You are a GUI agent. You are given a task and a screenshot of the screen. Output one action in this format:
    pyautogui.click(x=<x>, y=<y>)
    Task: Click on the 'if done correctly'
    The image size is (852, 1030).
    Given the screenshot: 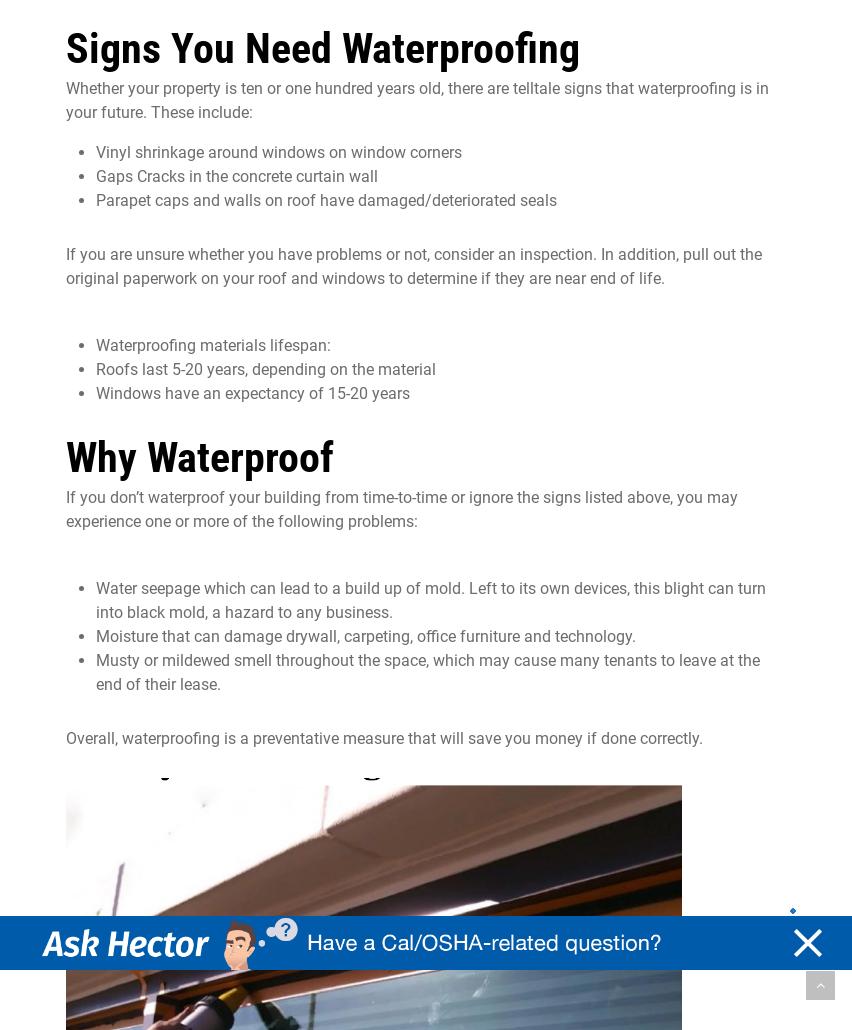 What is the action you would take?
    pyautogui.click(x=639, y=738)
    